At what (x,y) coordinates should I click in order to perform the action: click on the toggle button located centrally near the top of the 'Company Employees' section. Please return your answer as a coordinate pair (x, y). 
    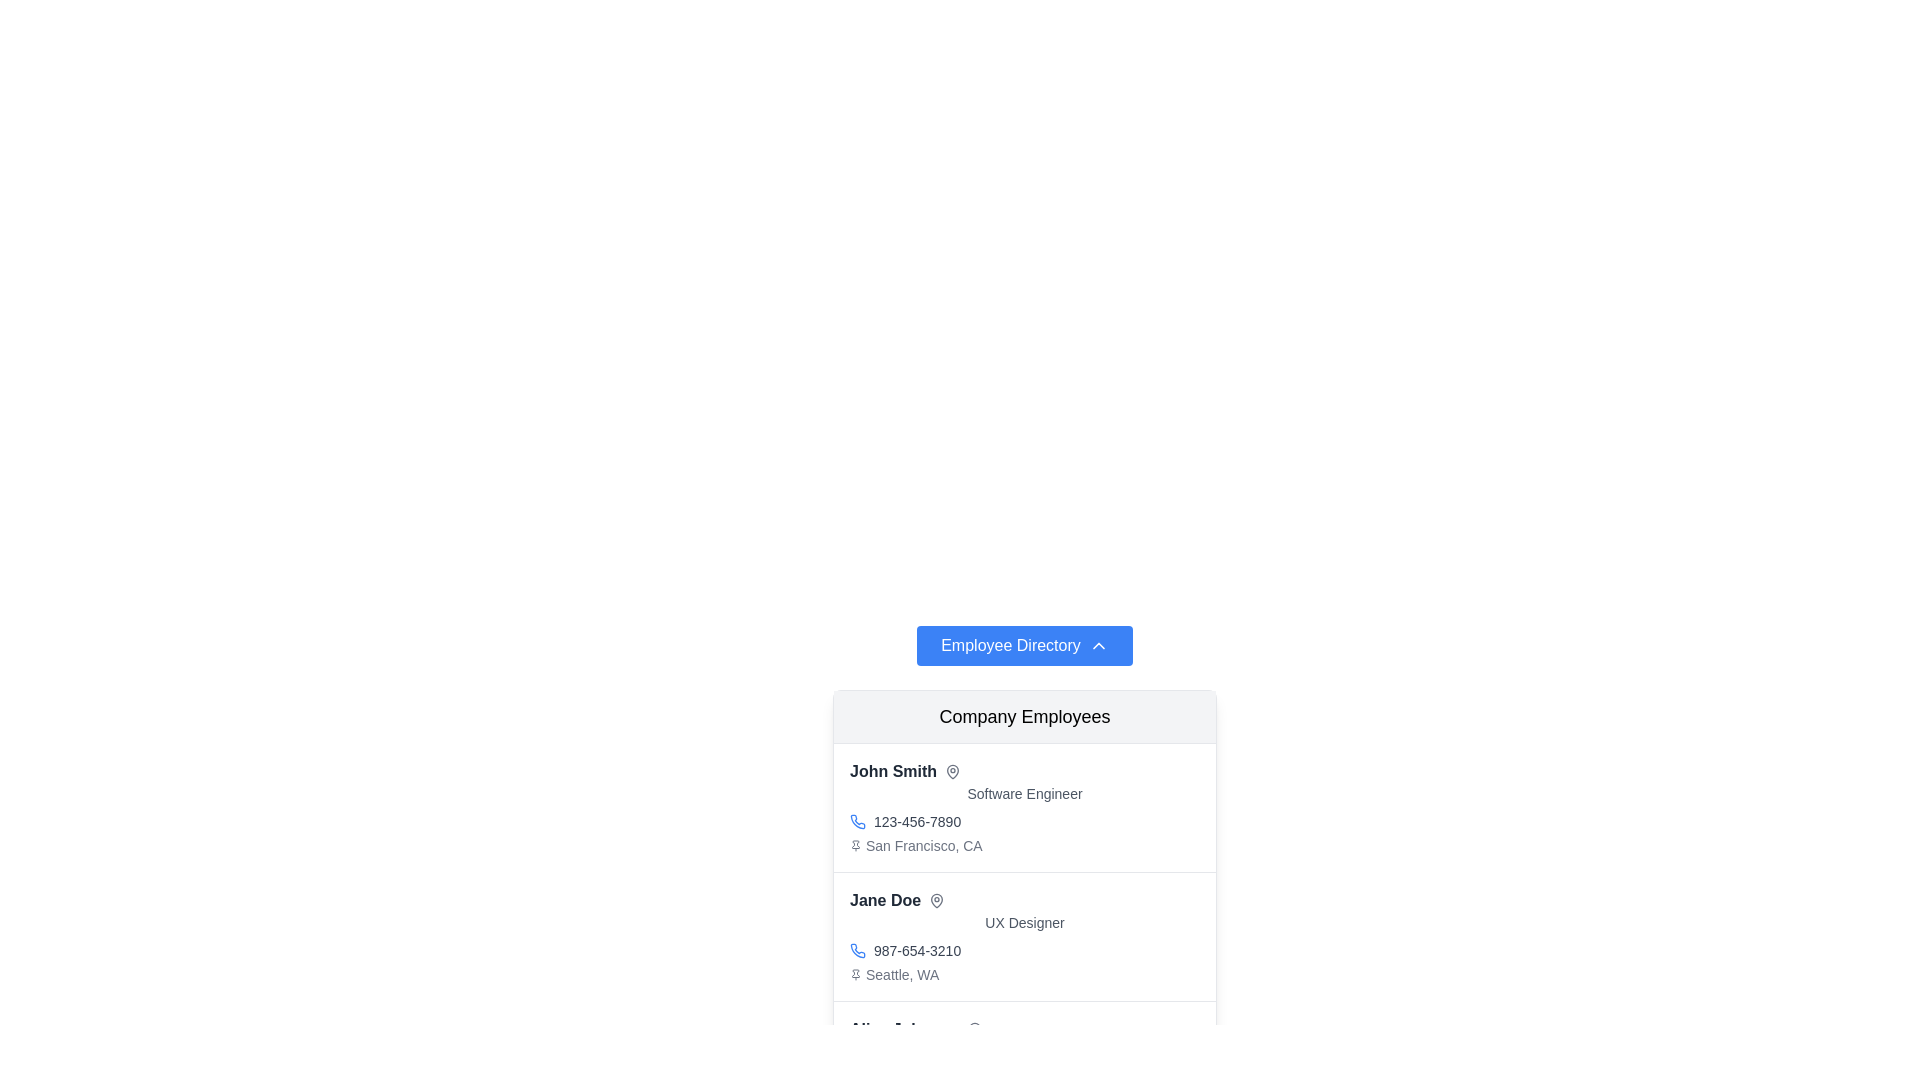
    Looking at the image, I should click on (1024, 645).